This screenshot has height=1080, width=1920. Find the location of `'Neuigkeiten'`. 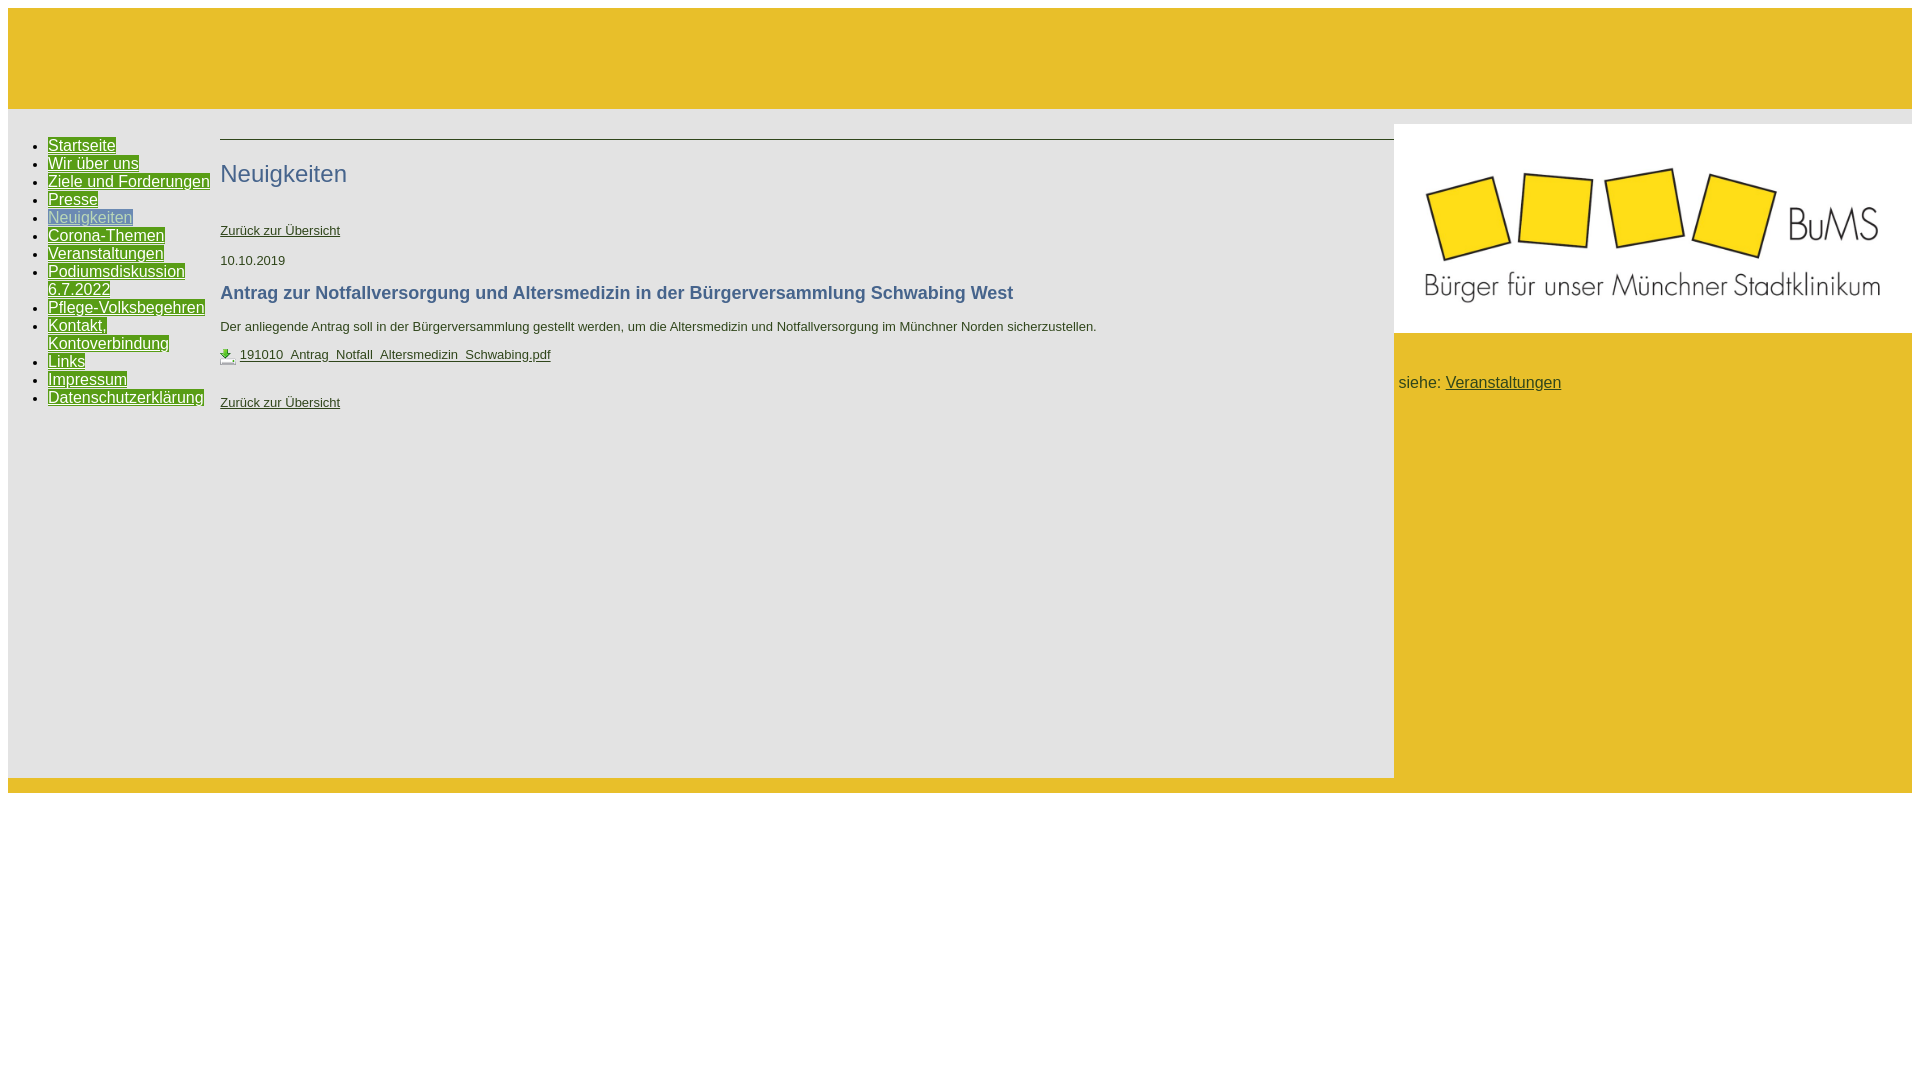

'Neuigkeiten' is located at coordinates (89, 217).